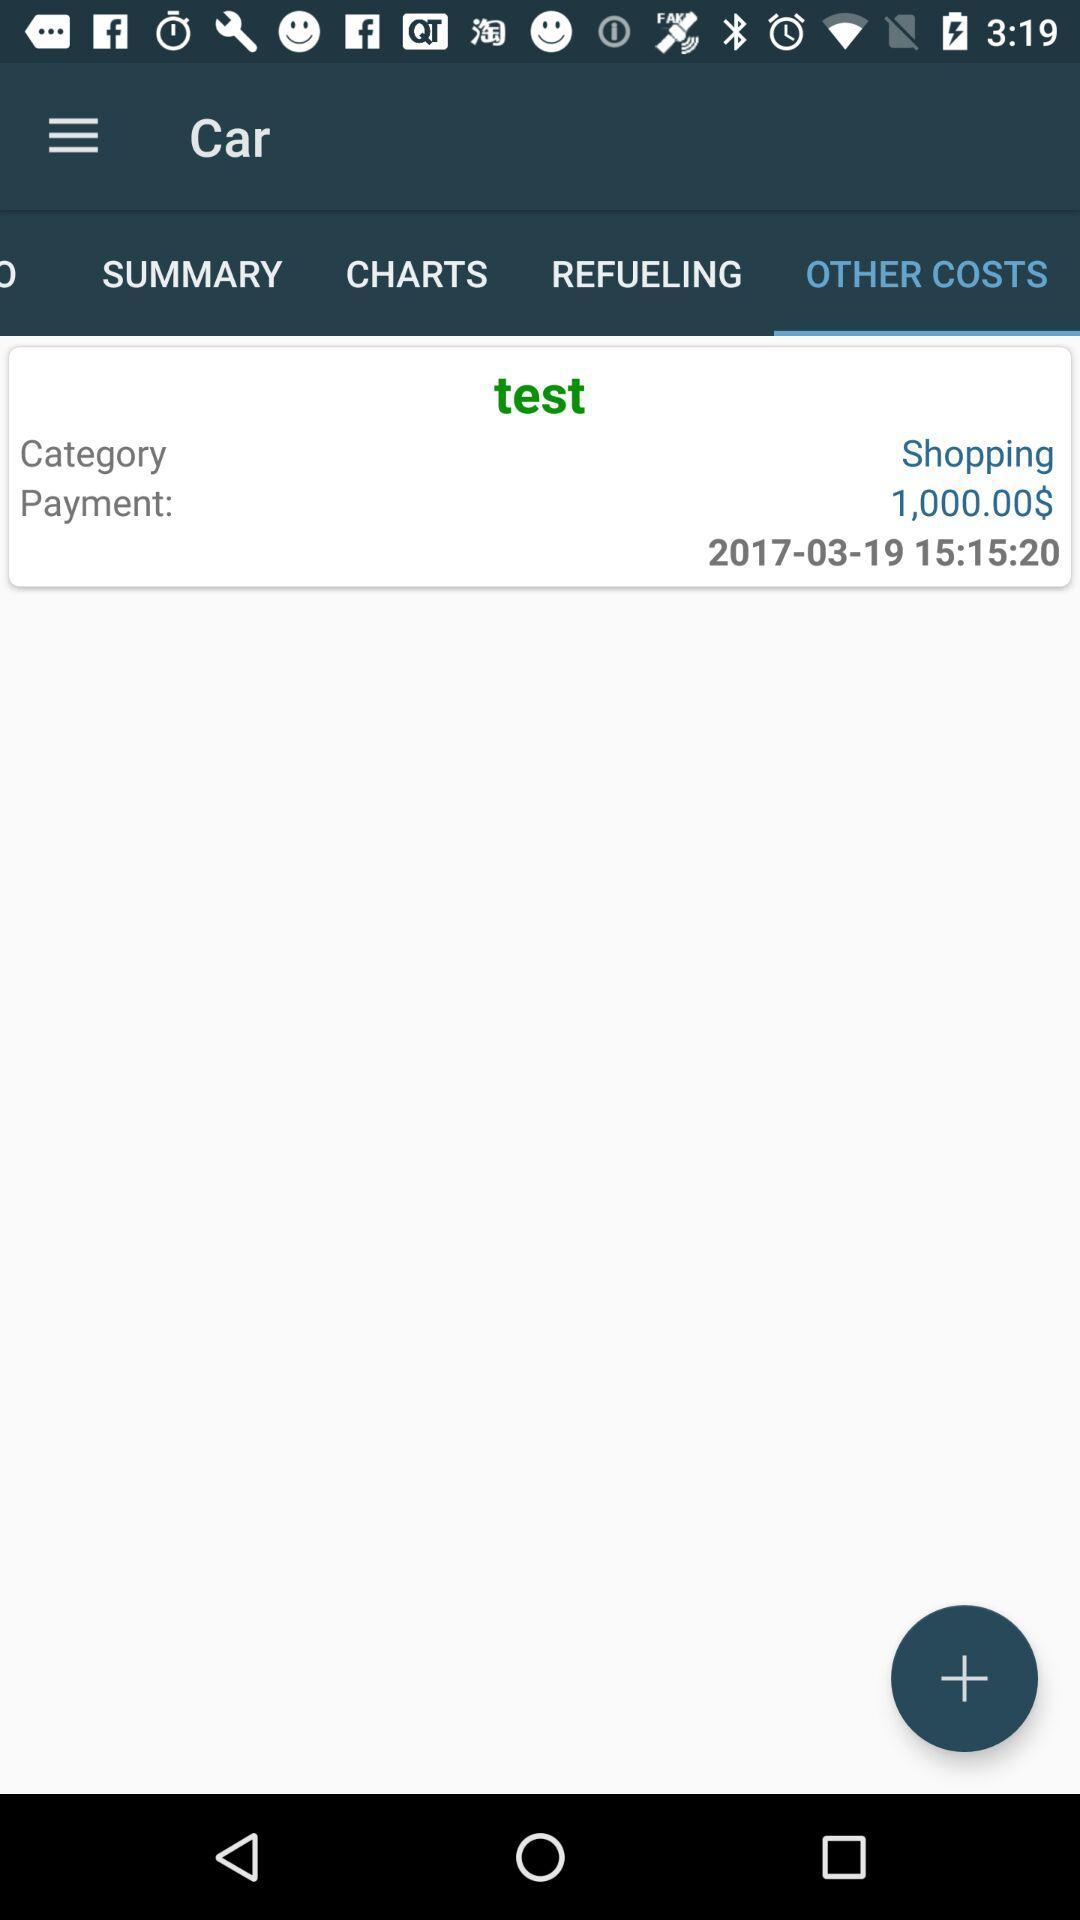 The height and width of the screenshot is (1920, 1080). I want to click on item to the right of category icon, so click(792, 451).